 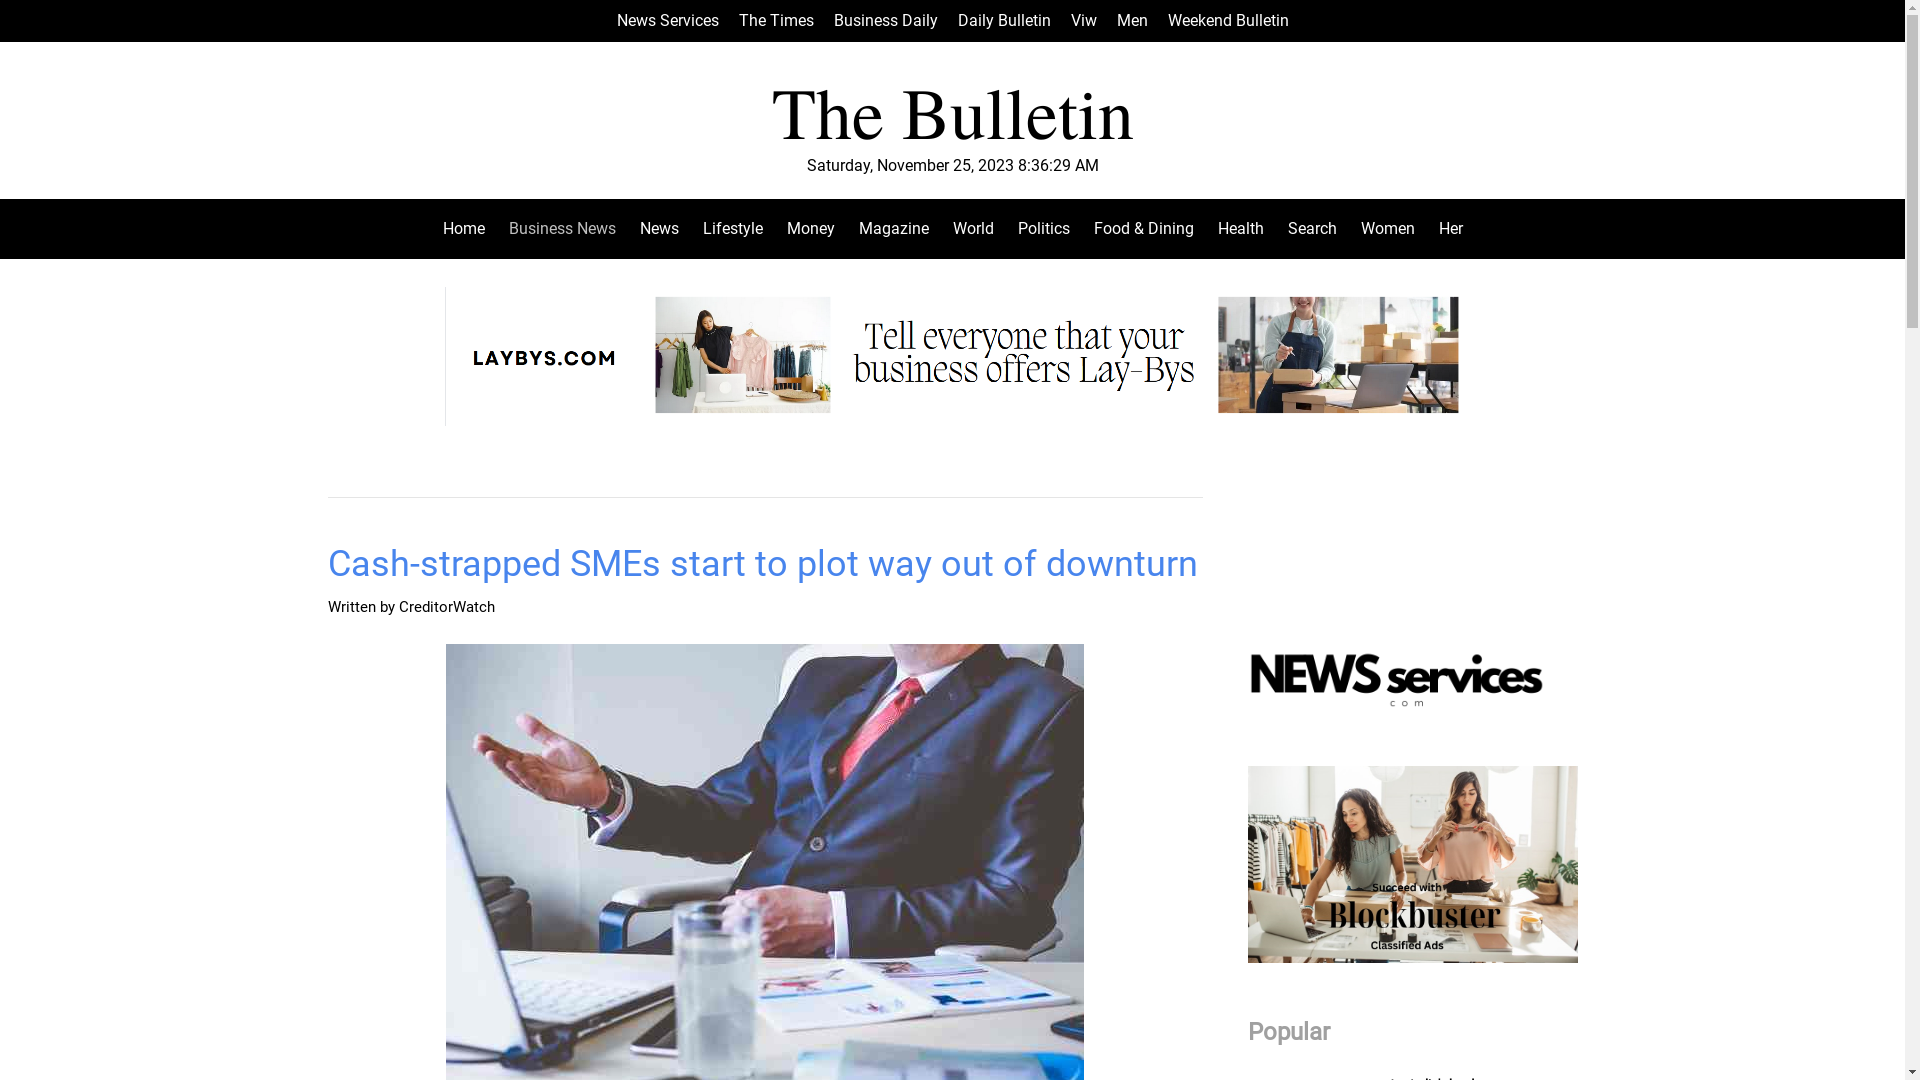 What do you see at coordinates (1042, 227) in the screenshot?
I see `'Politics'` at bounding box center [1042, 227].